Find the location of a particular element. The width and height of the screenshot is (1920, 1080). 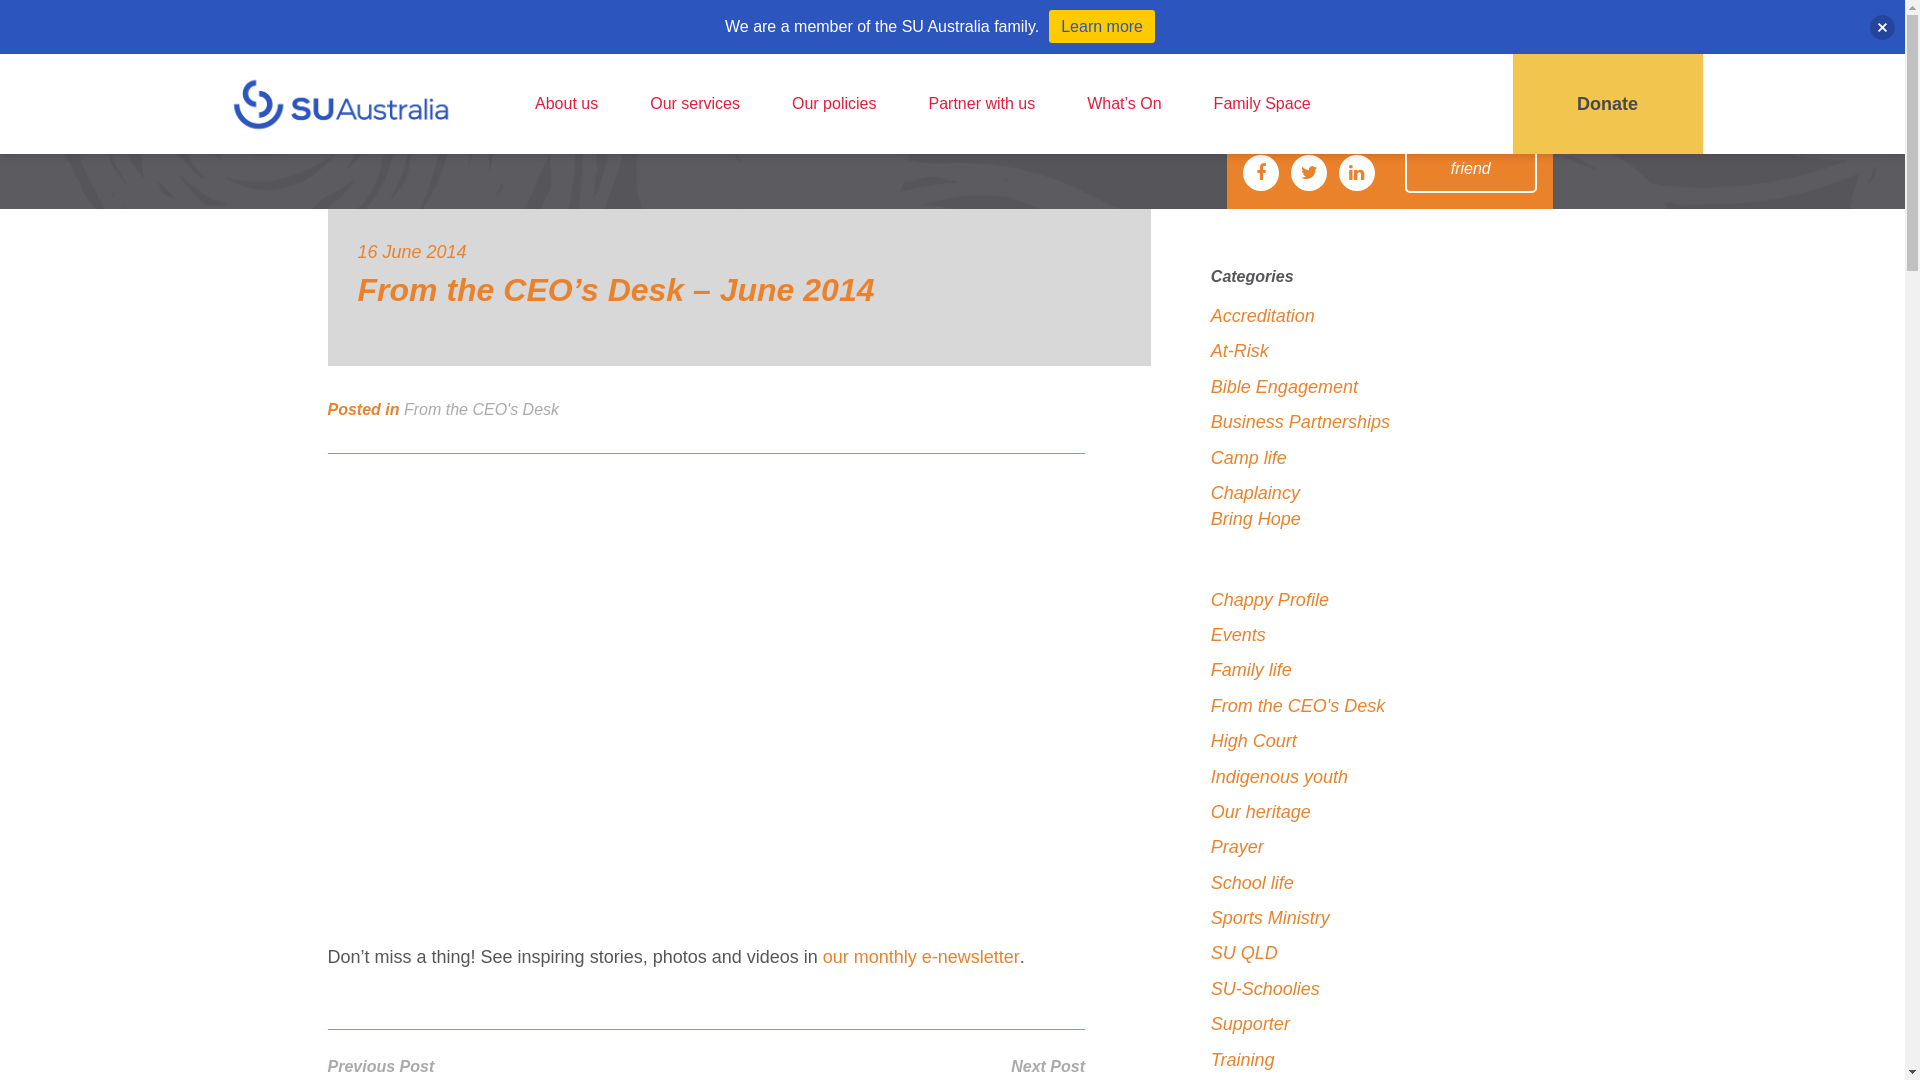

'Our policies' is located at coordinates (834, 104).